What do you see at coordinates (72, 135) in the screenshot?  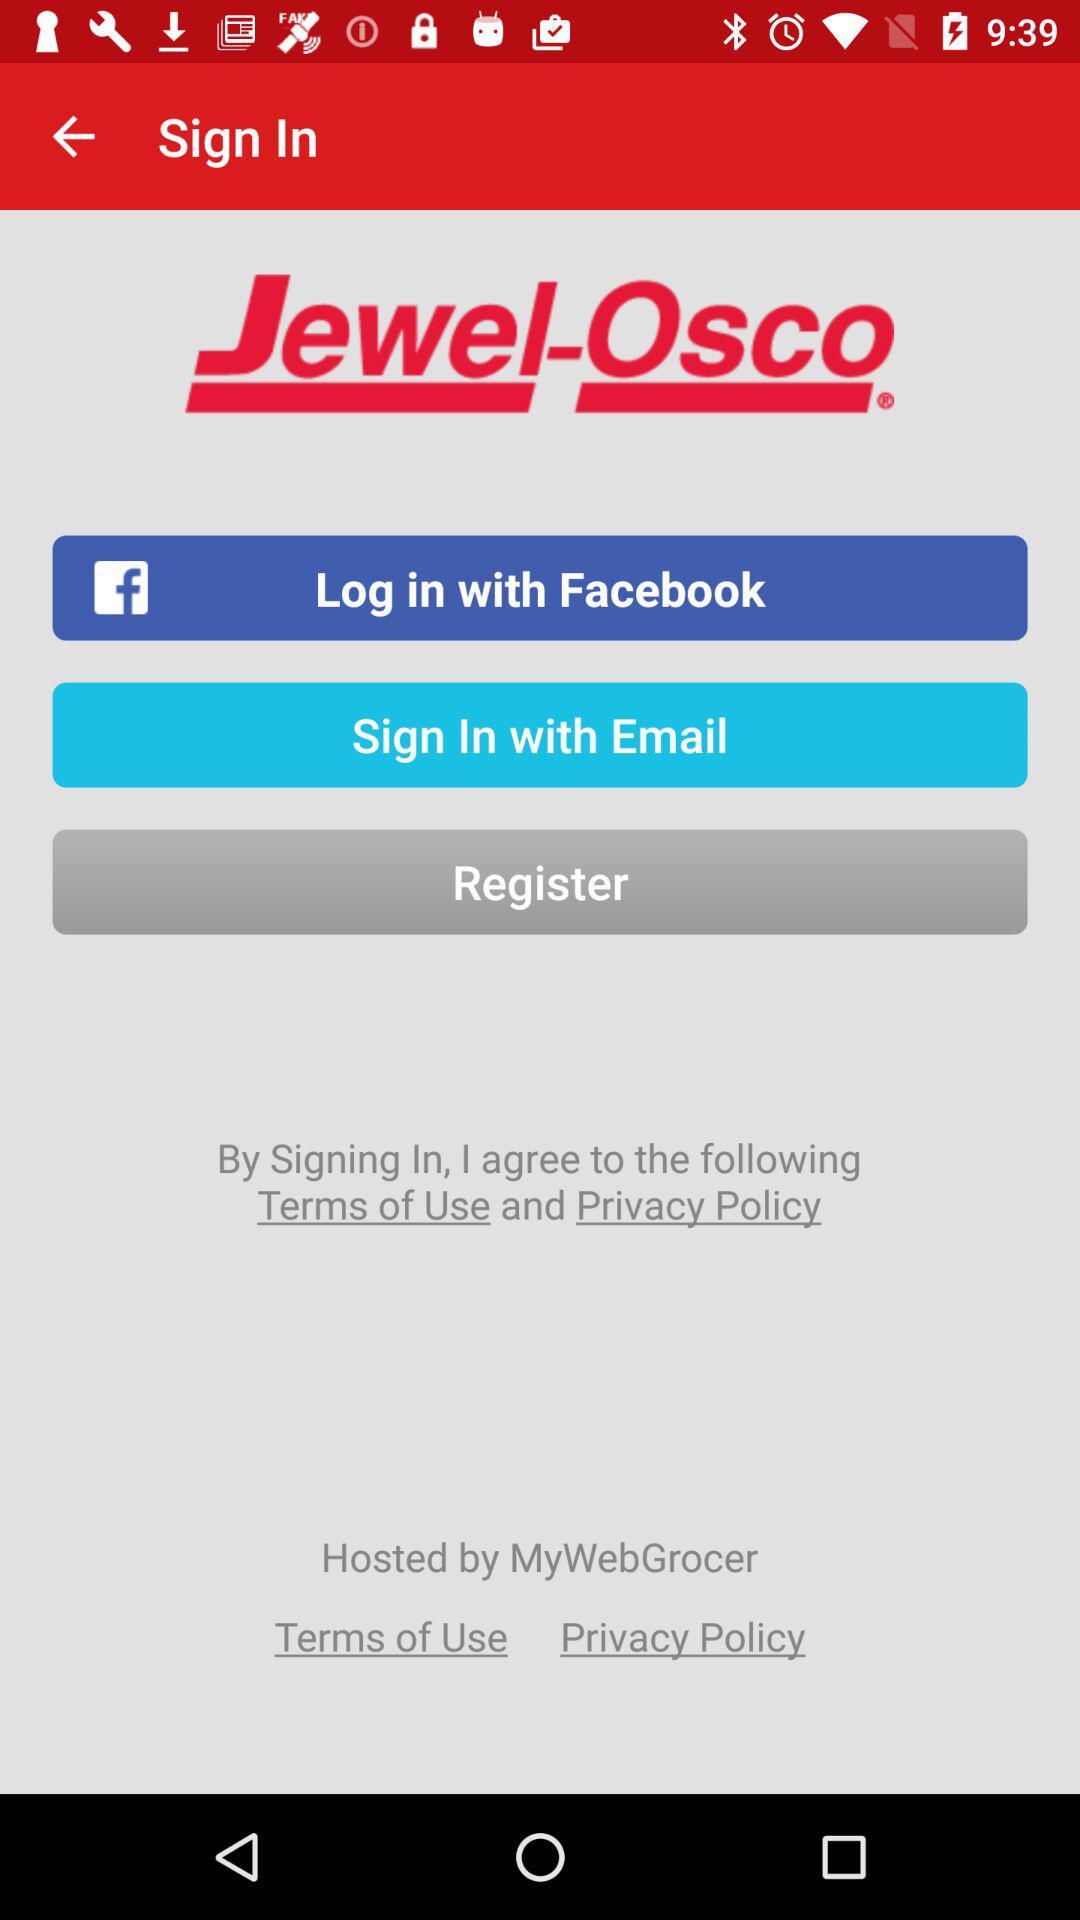 I see `icon next to sign in icon` at bounding box center [72, 135].